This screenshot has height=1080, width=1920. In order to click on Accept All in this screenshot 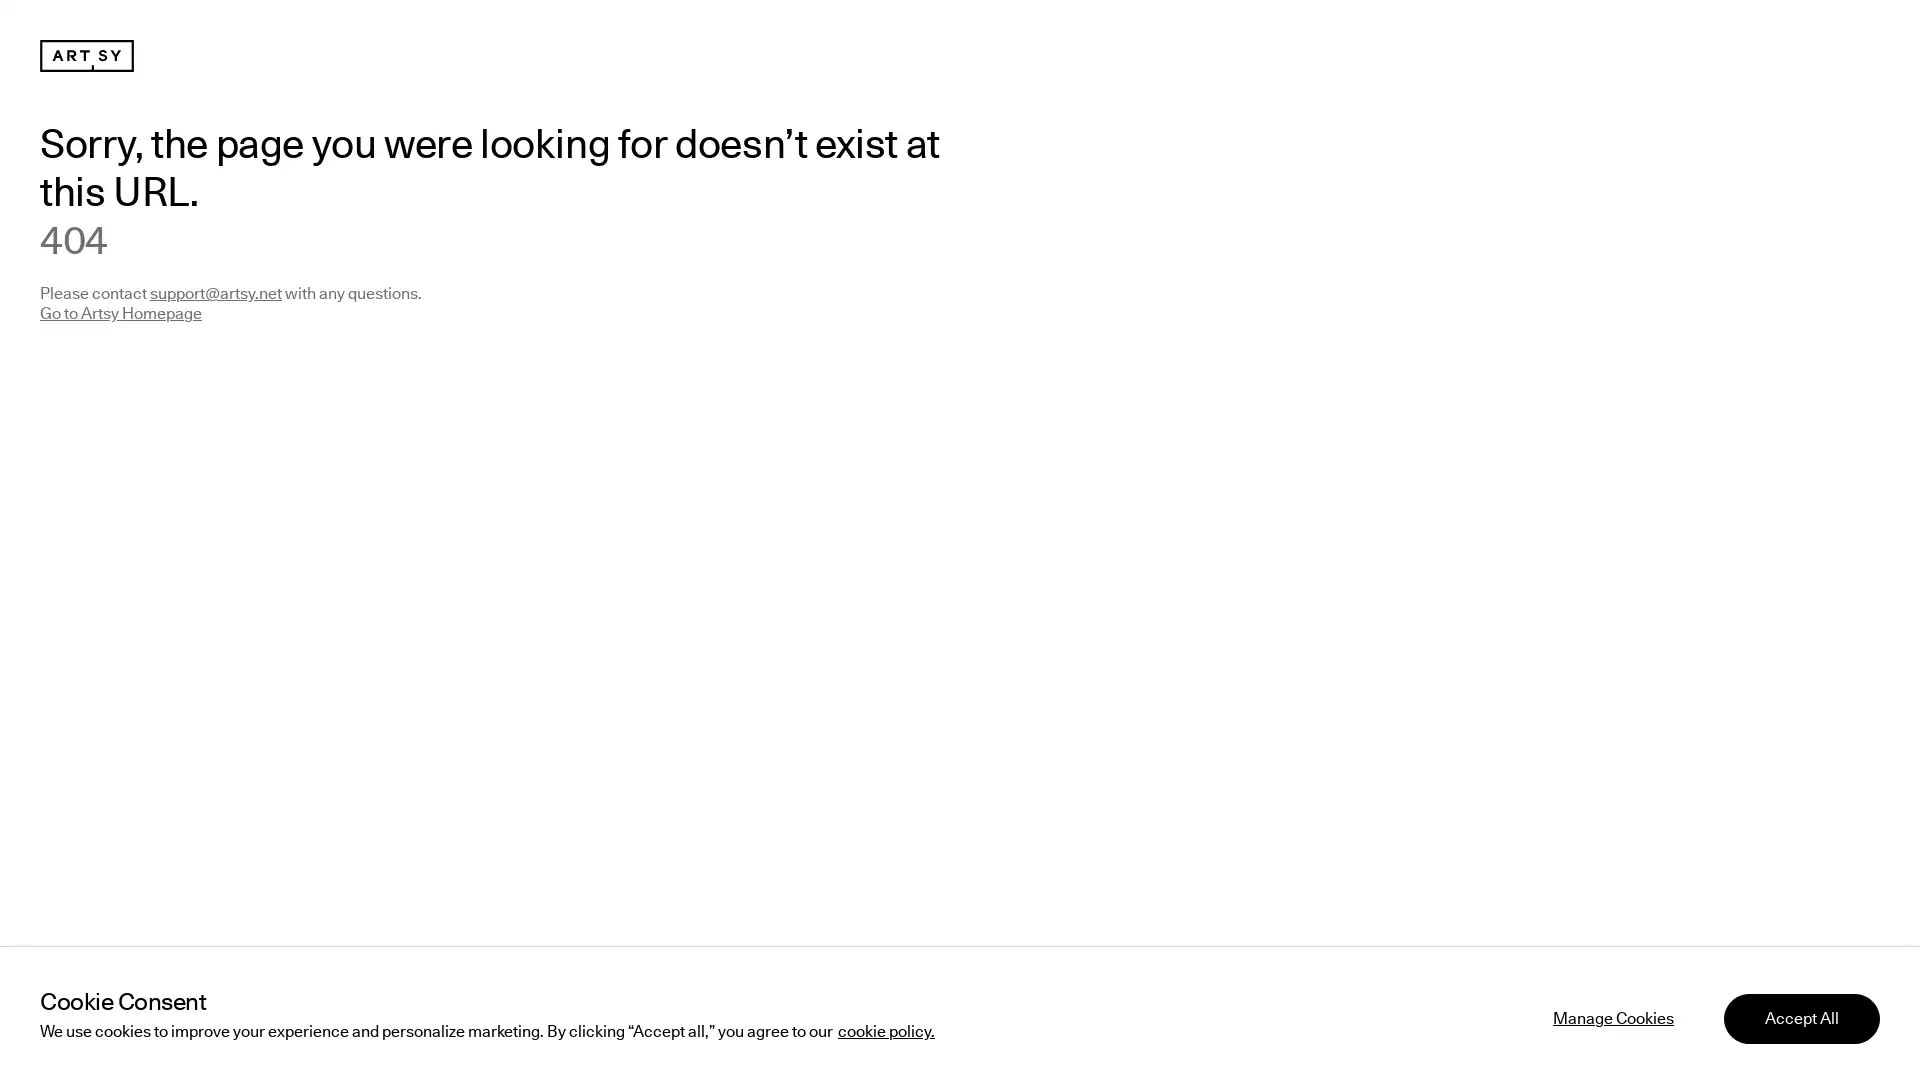, I will do `click(1801, 1014)`.